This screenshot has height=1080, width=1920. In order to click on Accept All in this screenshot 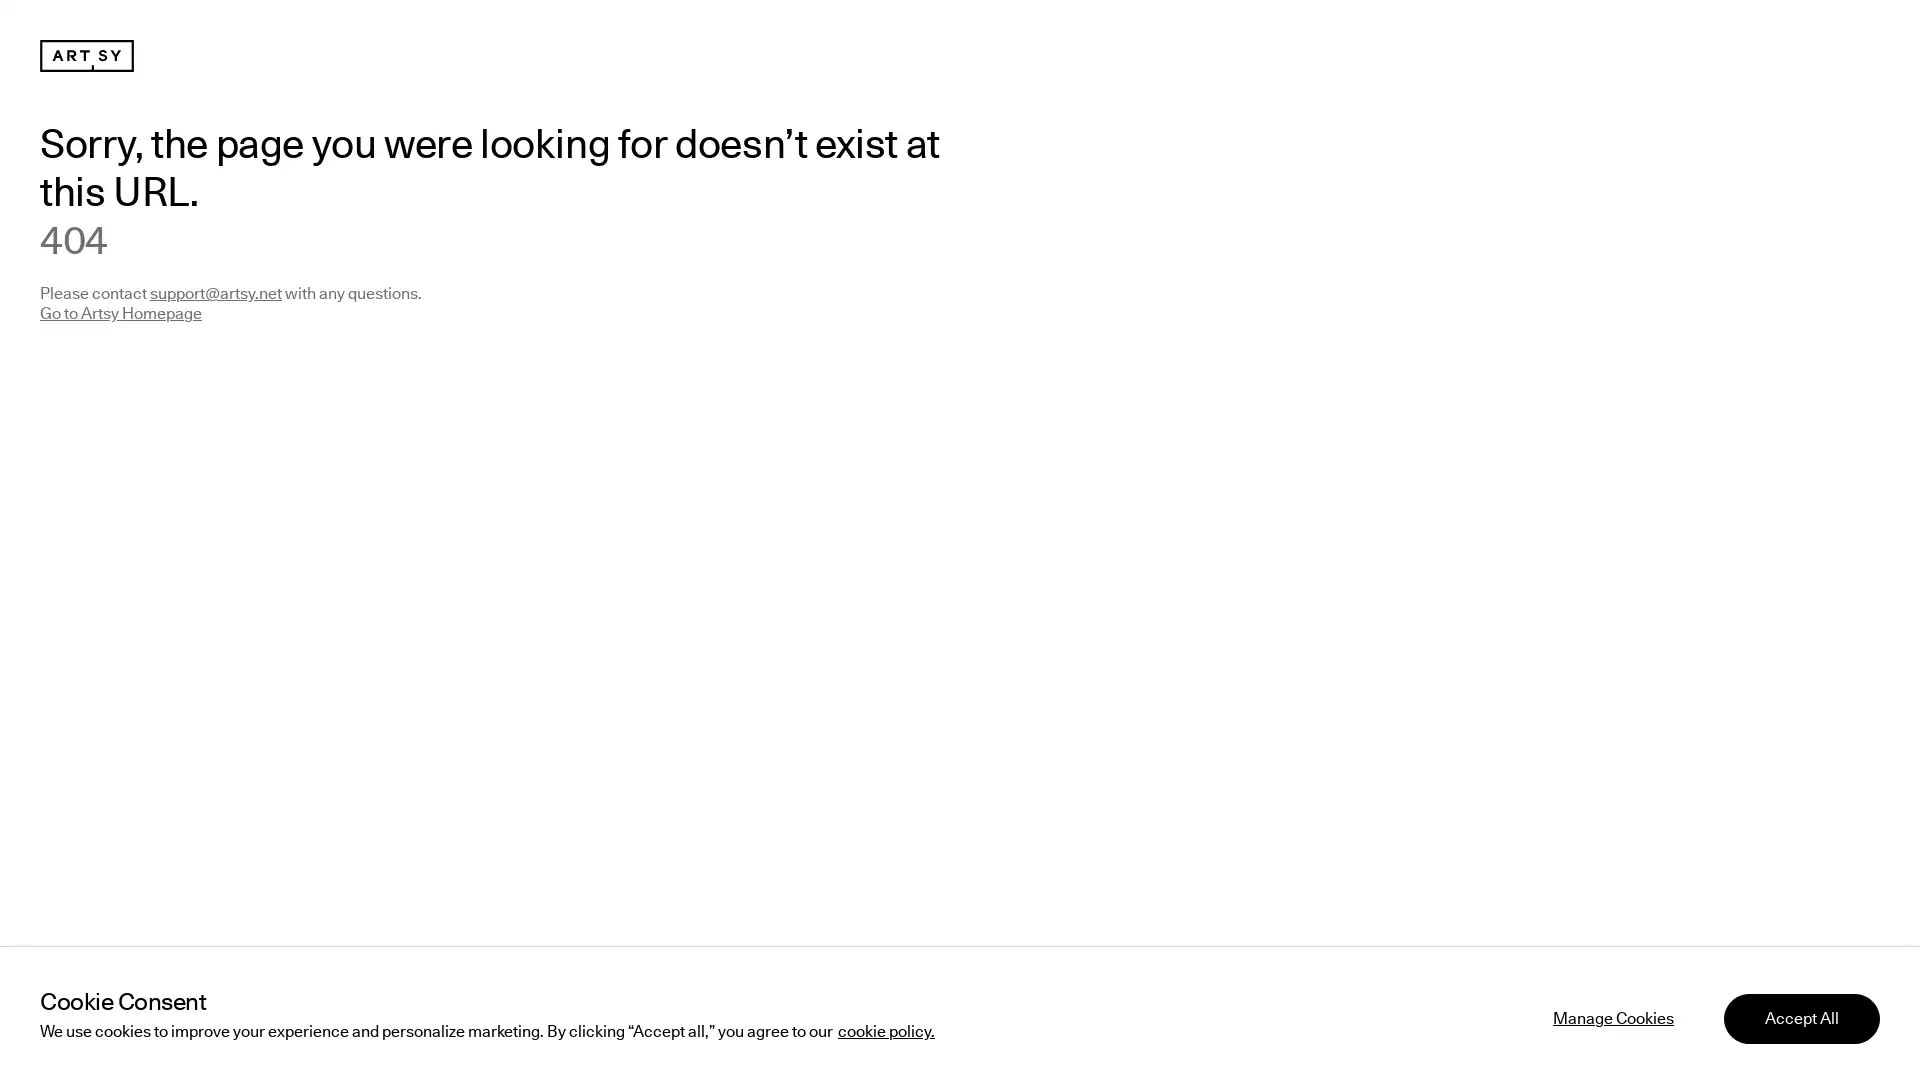, I will do `click(1801, 1014)`.